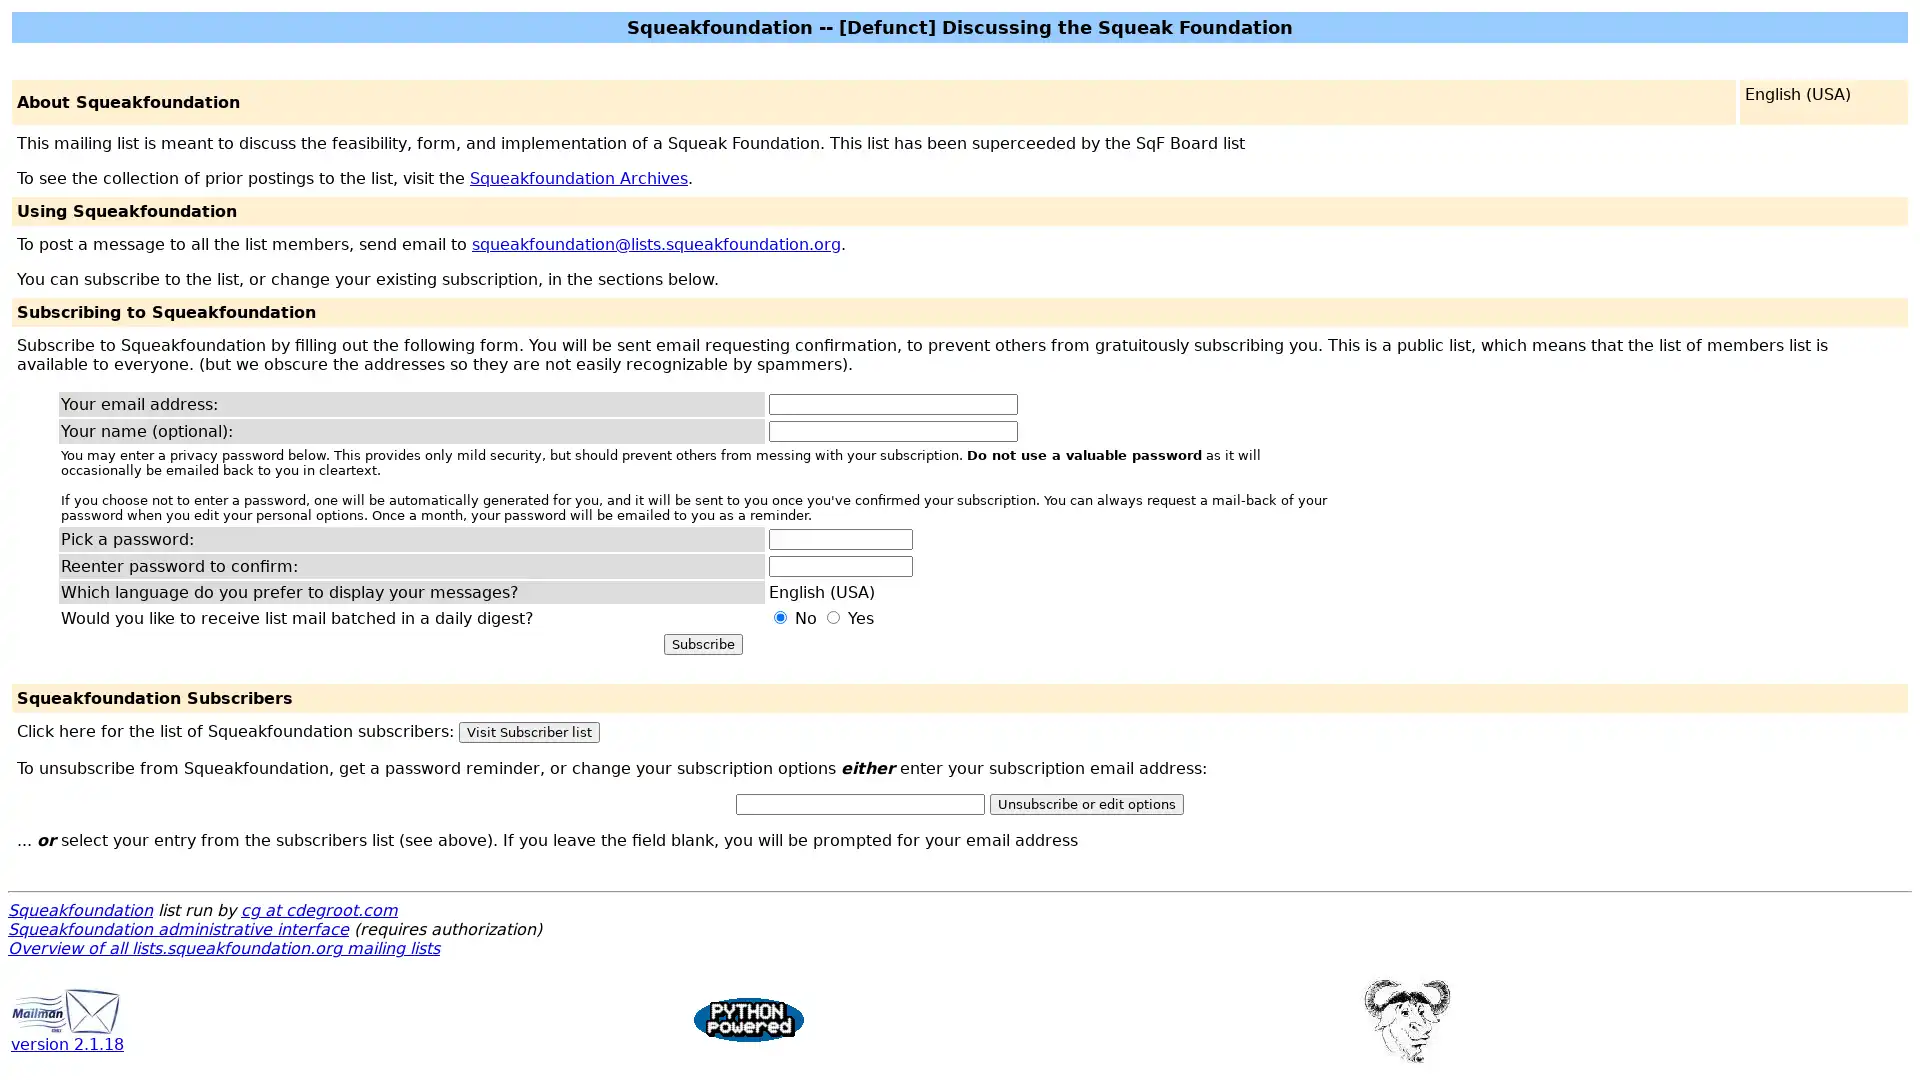 The width and height of the screenshot is (1920, 1080). I want to click on Visit Subscriber list, so click(529, 732).